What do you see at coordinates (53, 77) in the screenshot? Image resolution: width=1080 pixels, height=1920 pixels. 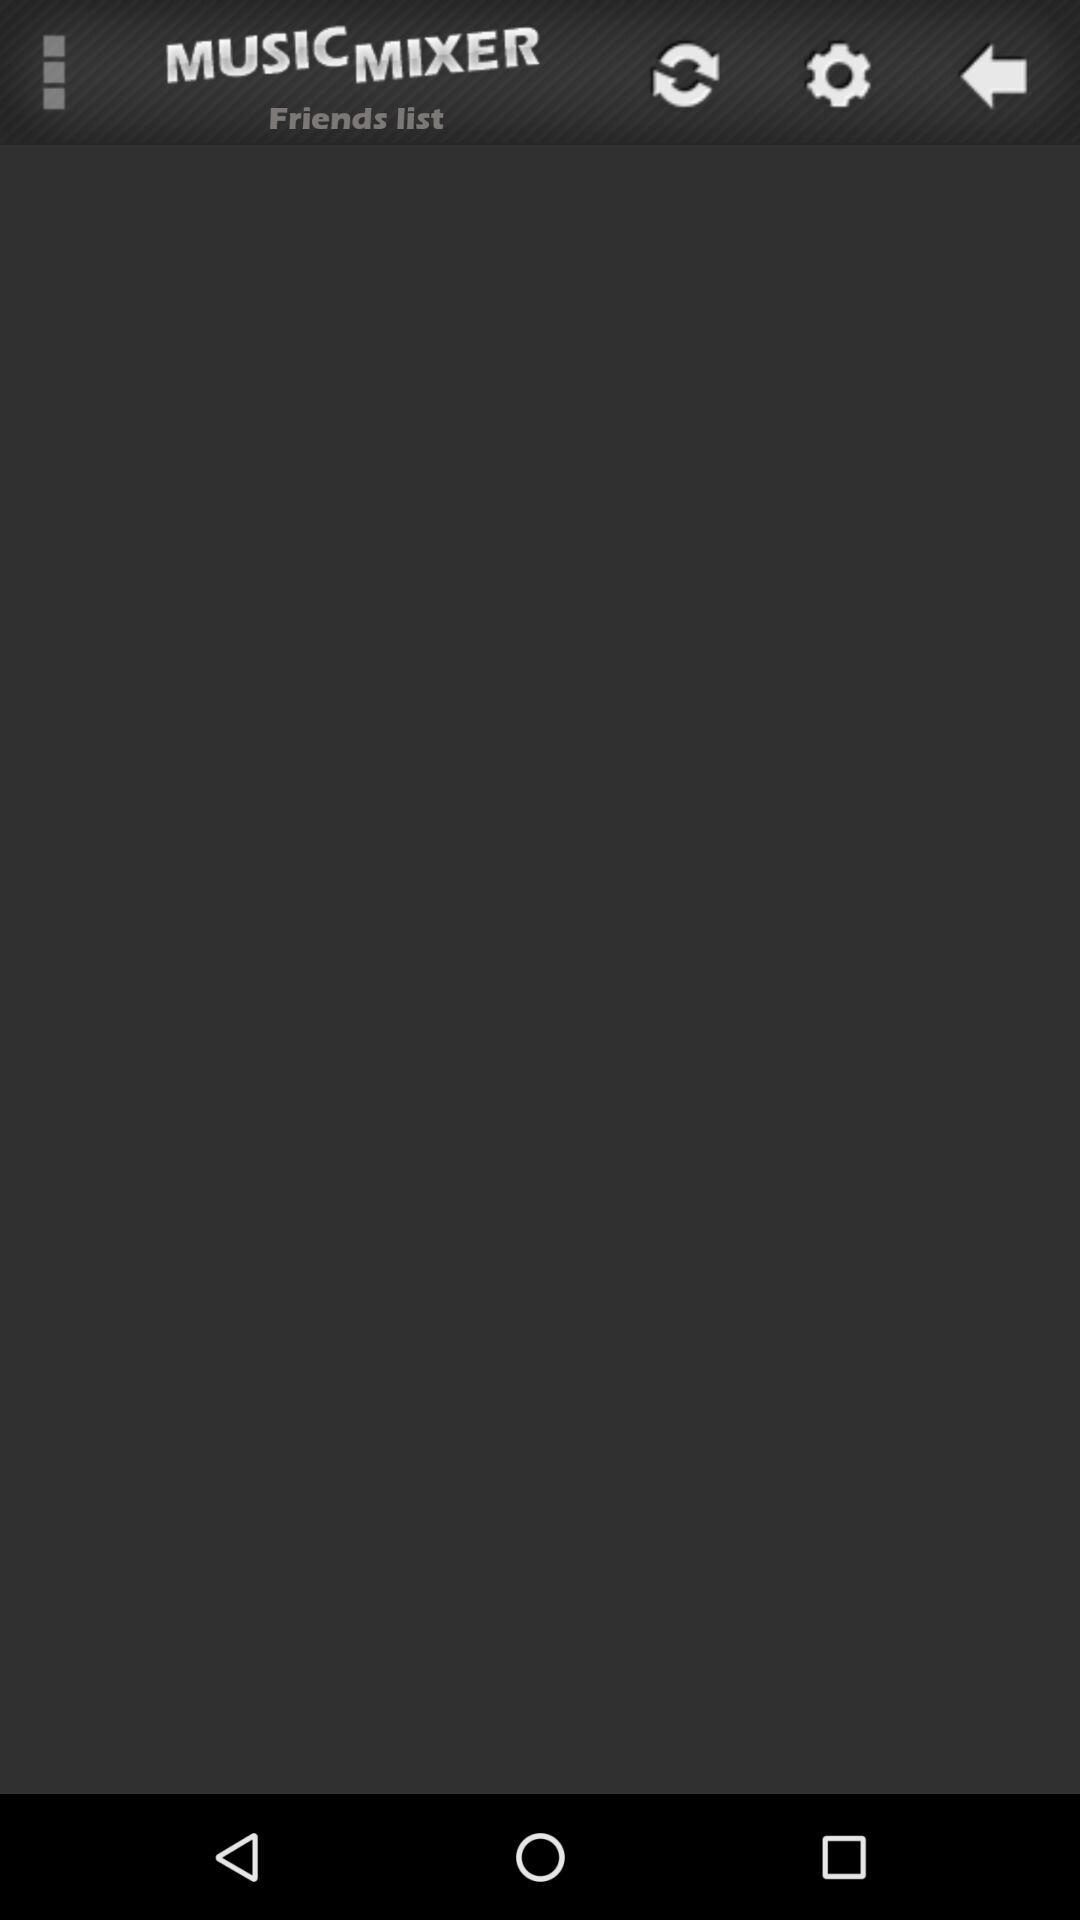 I see `the more icon` at bounding box center [53, 77].